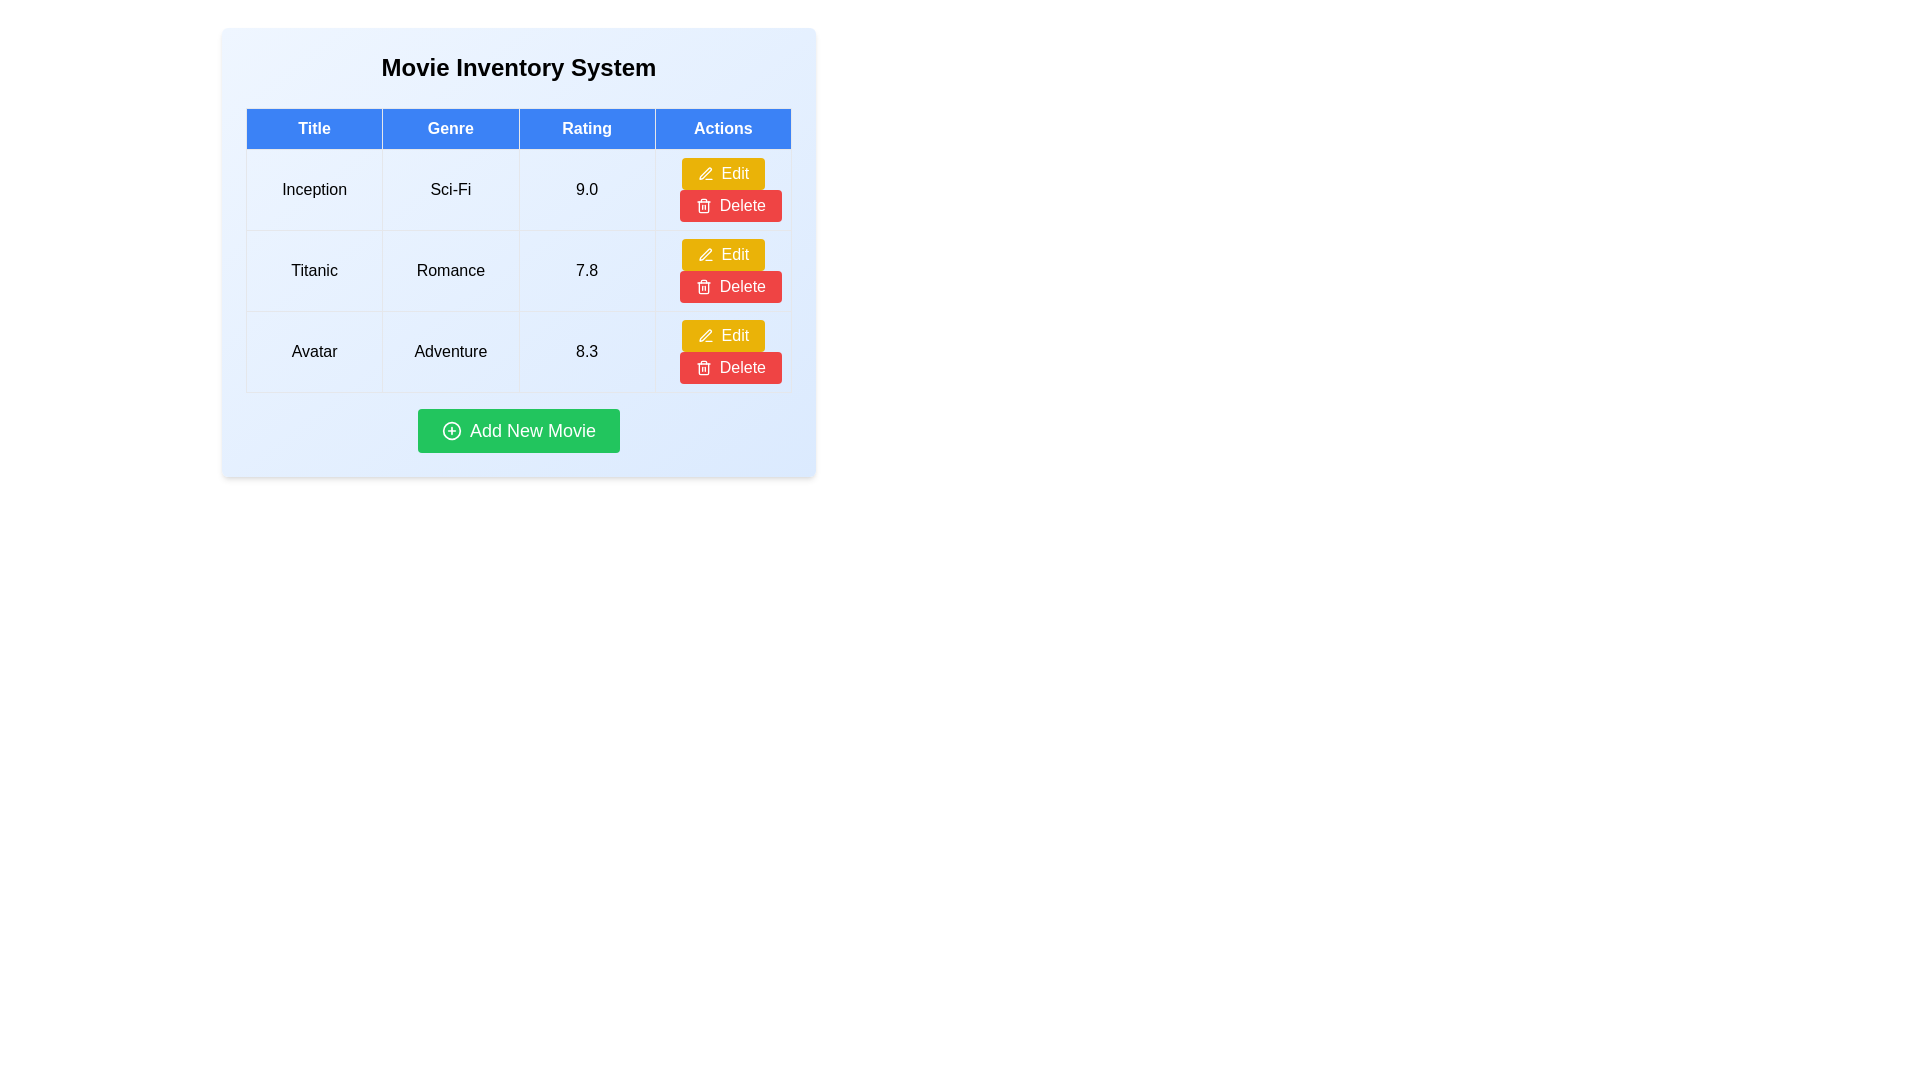 The height and width of the screenshot is (1080, 1920). I want to click on the yellow 'Edit' button with white text, so click(722, 334).